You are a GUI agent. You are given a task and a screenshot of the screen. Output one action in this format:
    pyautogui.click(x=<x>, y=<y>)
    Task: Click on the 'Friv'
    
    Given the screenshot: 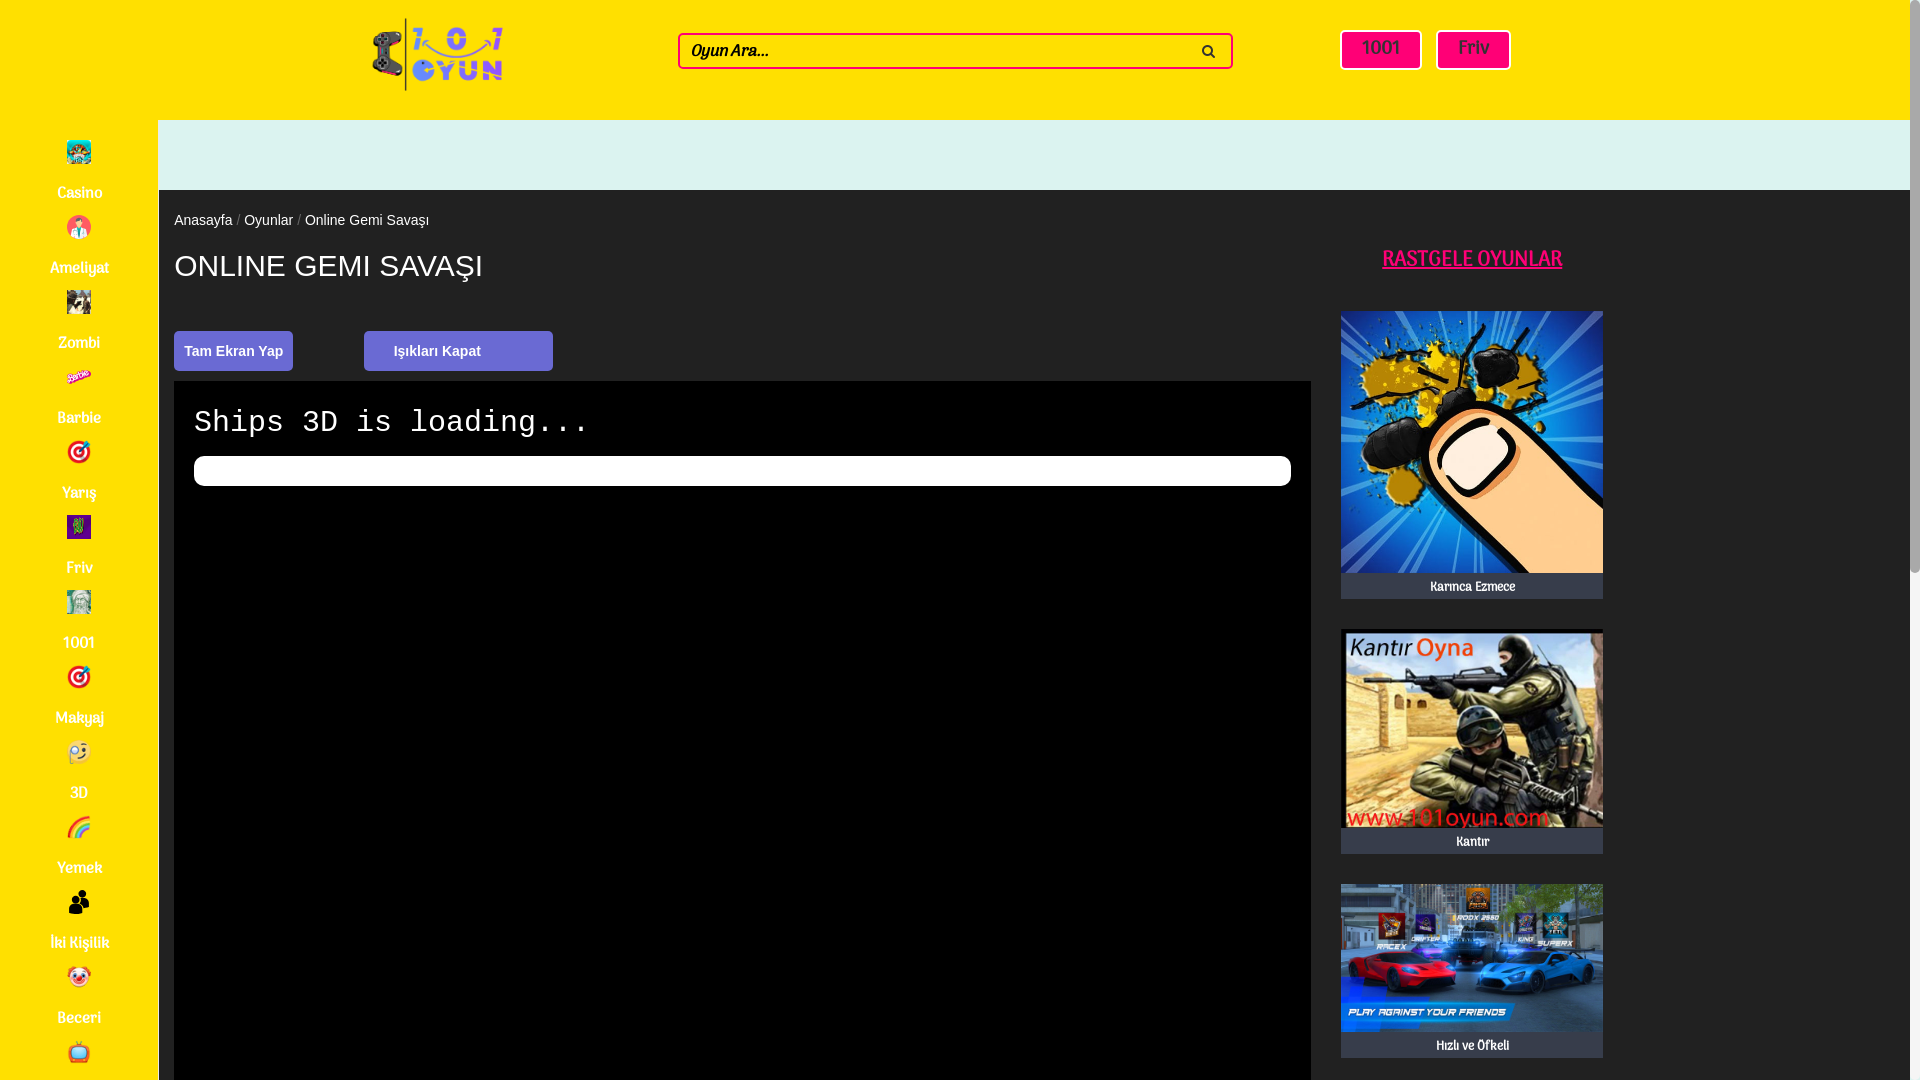 What is the action you would take?
    pyautogui.click(x=1473, y=49)
    